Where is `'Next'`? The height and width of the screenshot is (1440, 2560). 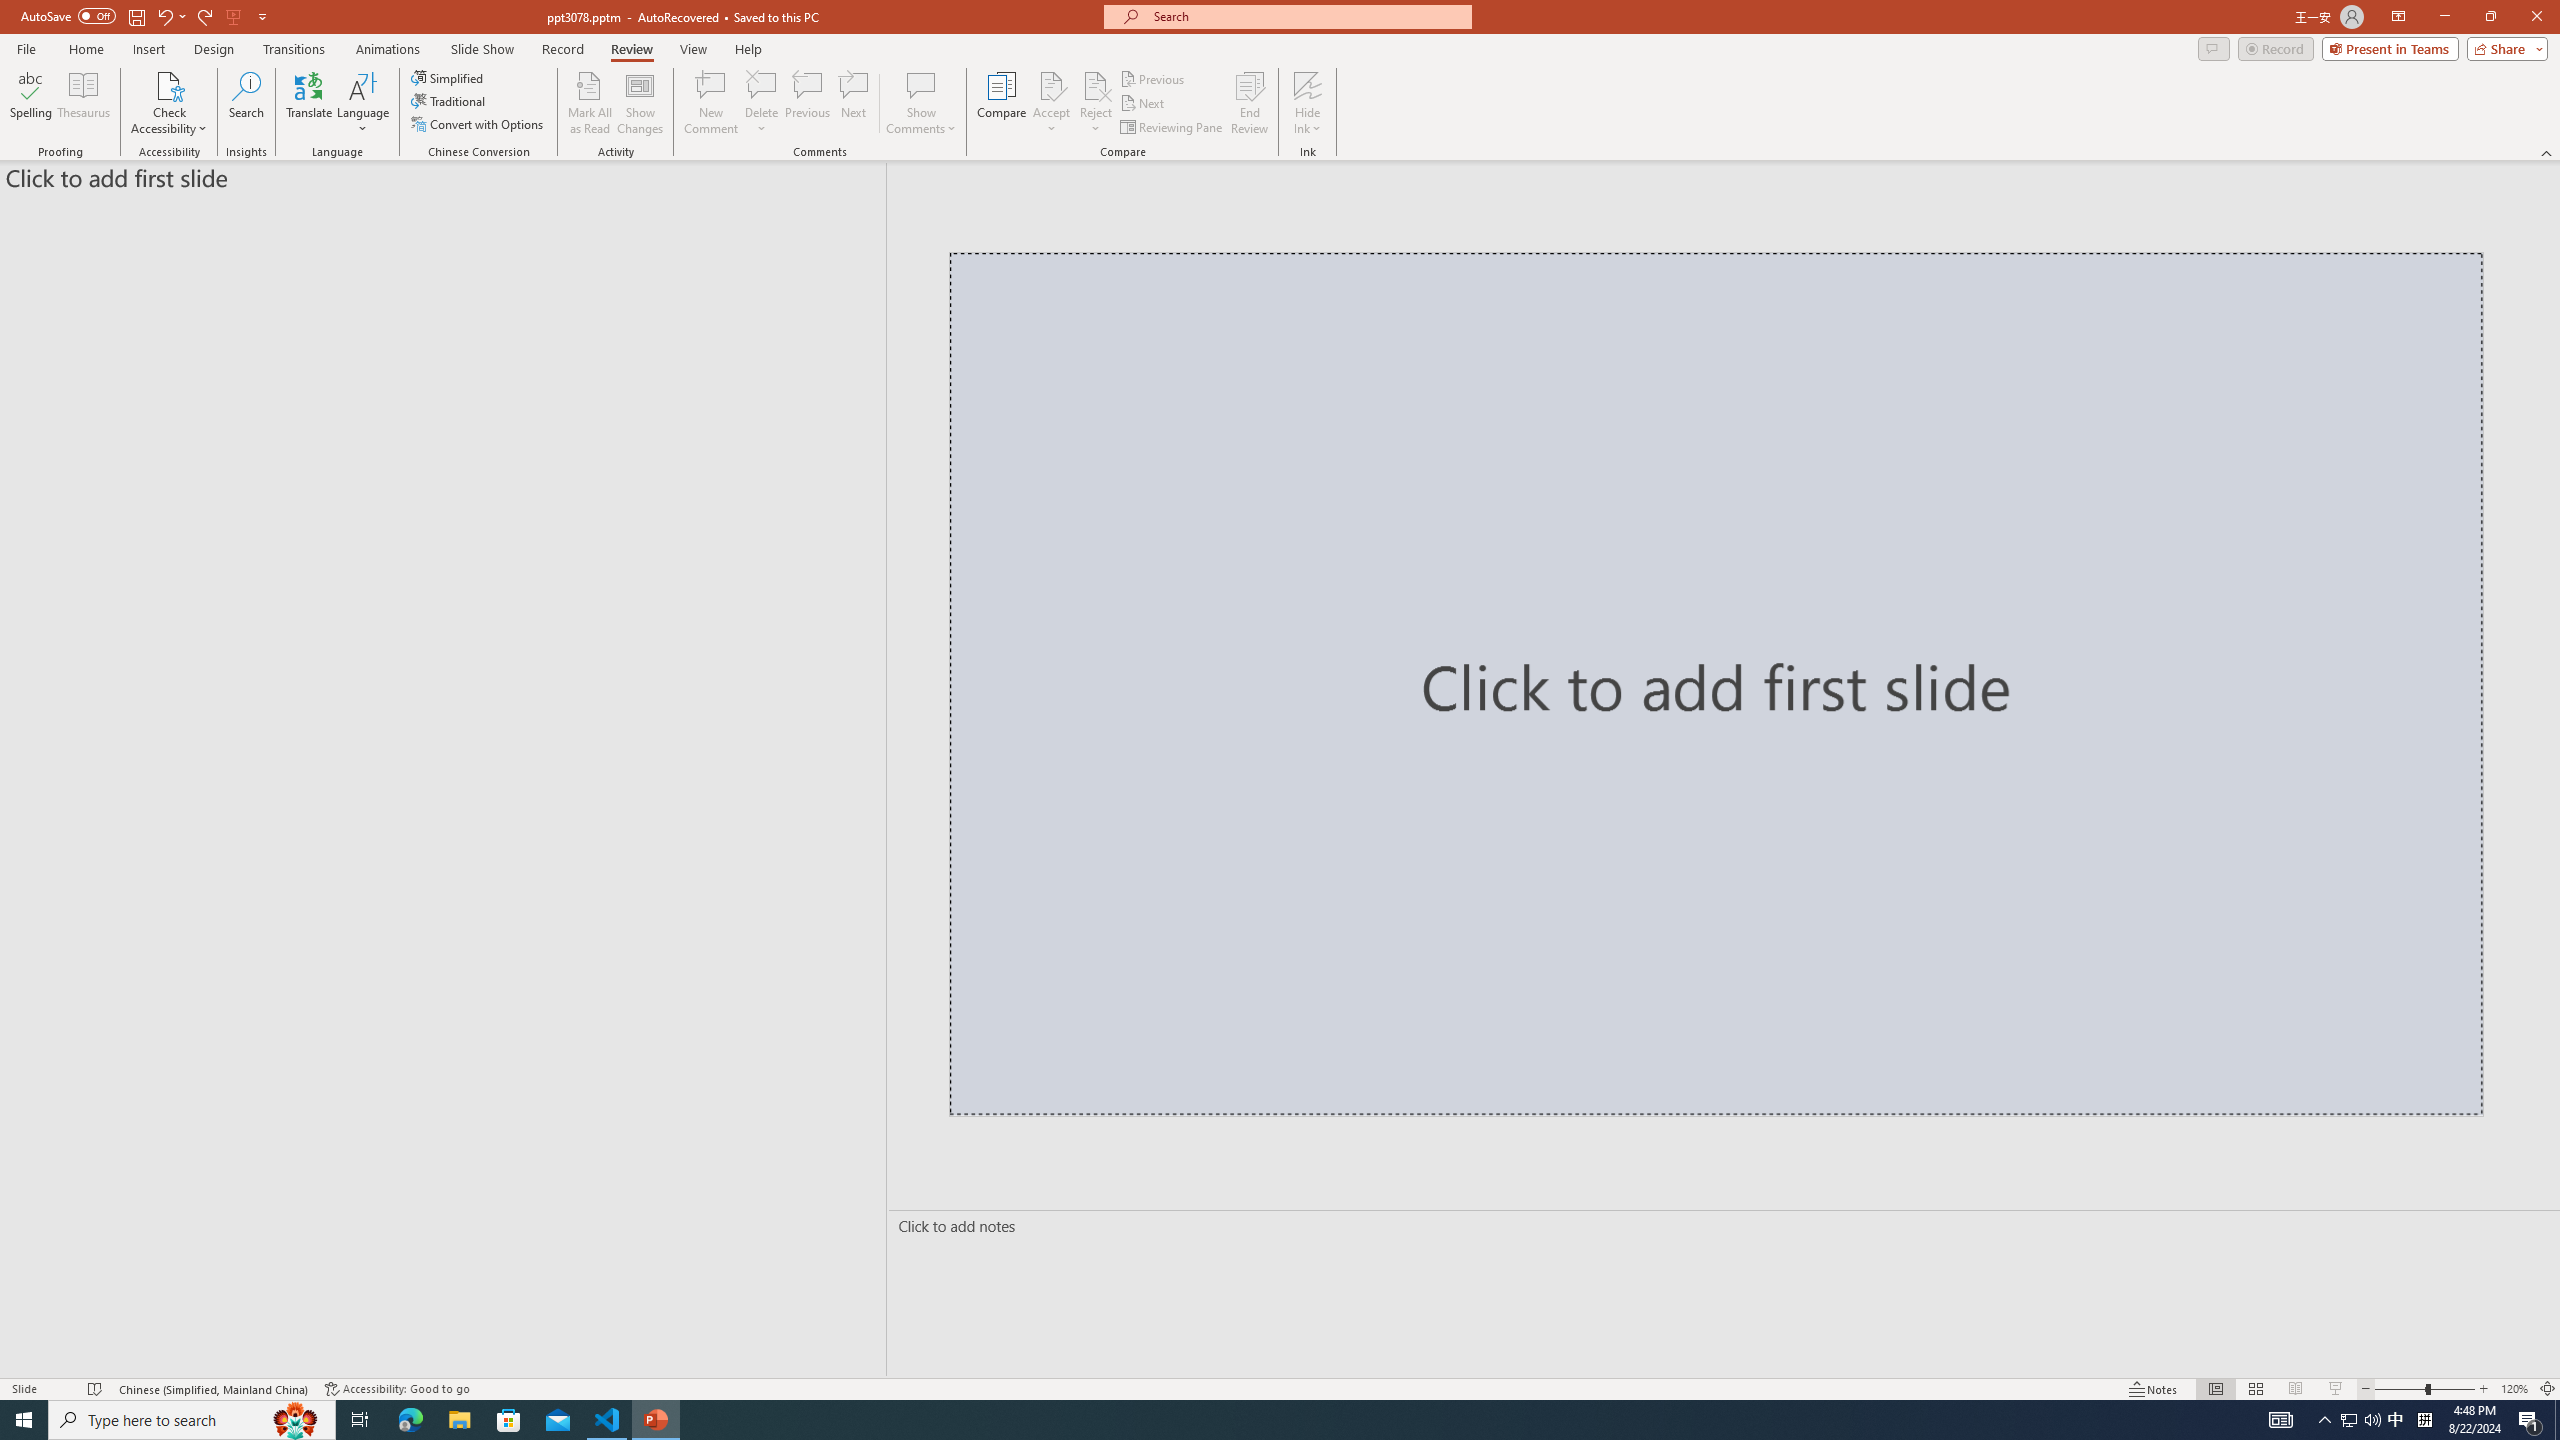
'Next' is located at coordinates (1142, 103).